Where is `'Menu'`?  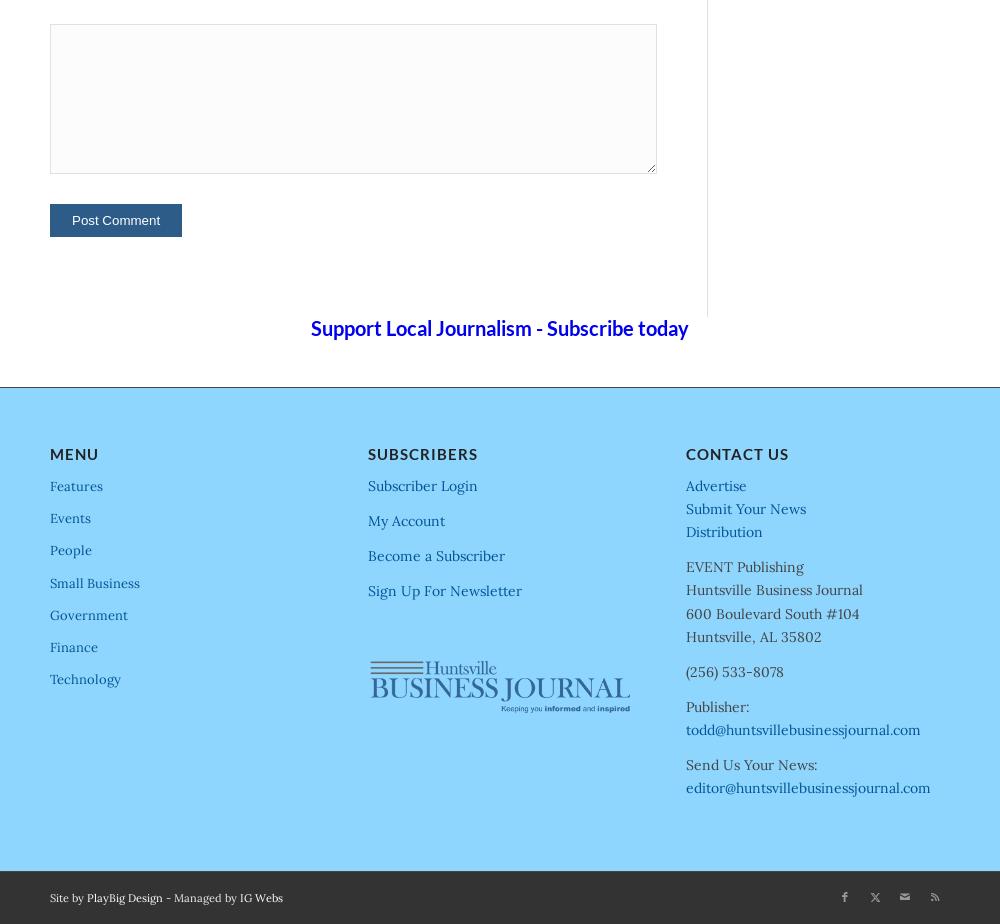 'Menu' is located at coordinates (73, 453).